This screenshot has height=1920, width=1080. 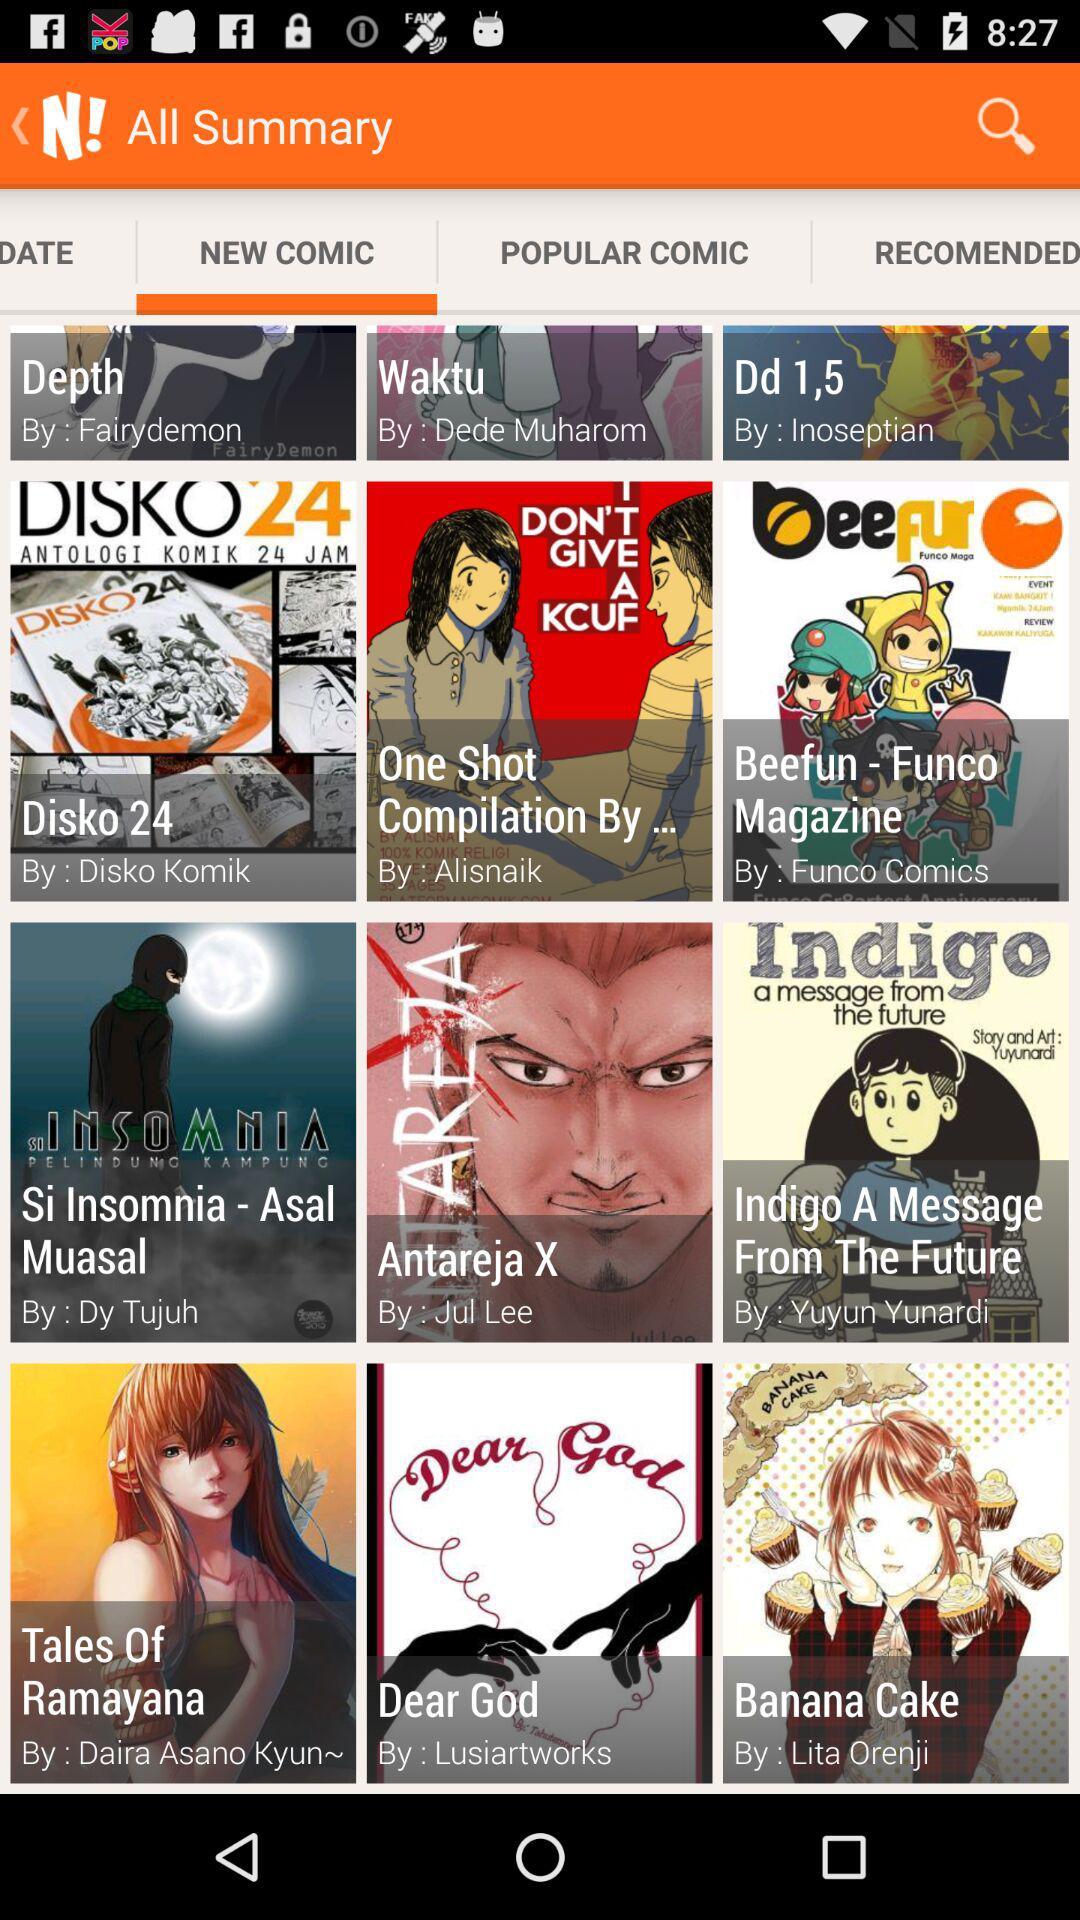 What do you see at coordinates (286, 251) in the screenshot?
I see `icon to the left of the popular comic icon` at bounding box center [286, 251].